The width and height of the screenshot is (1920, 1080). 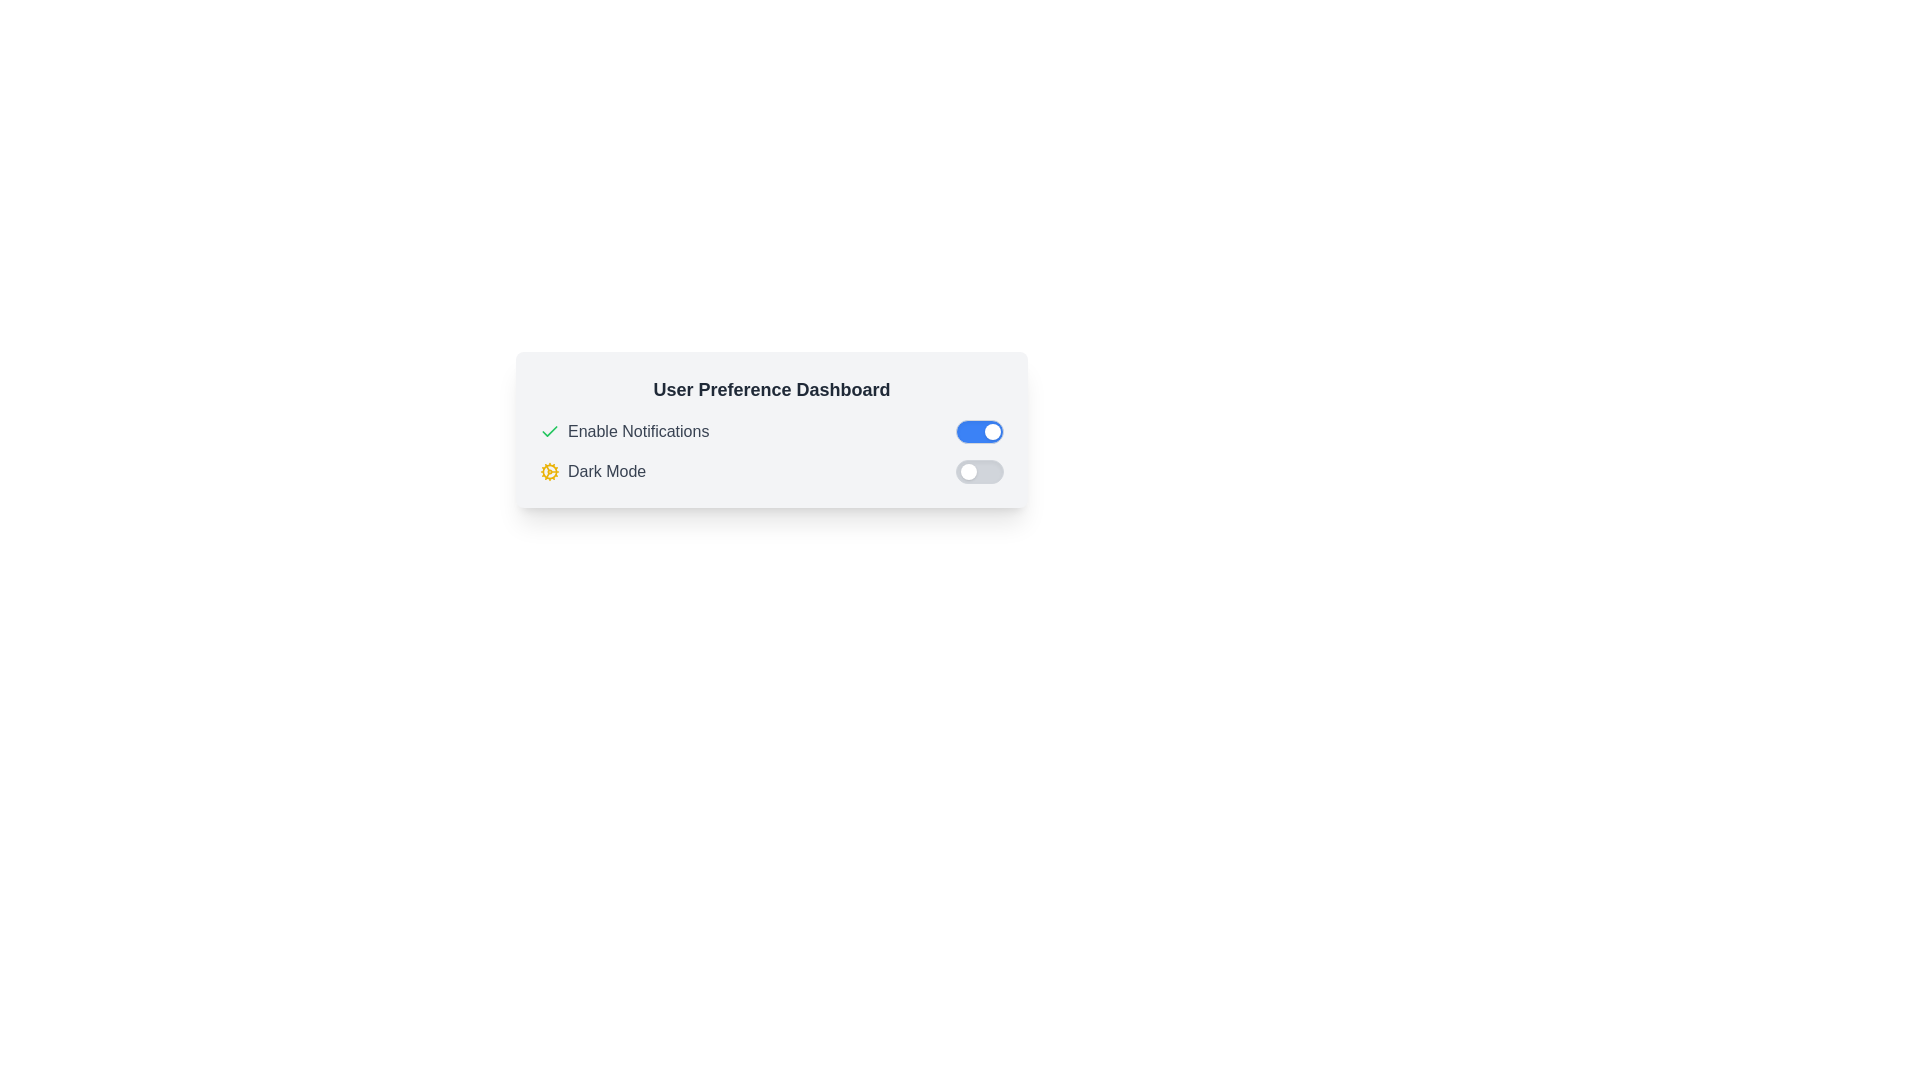 I want to click on the 'Enable Notifications' text label located in the settings interface, which is styled in a muted gray color and positioned to the left of a toggle switch, so click(x=637, y=431).